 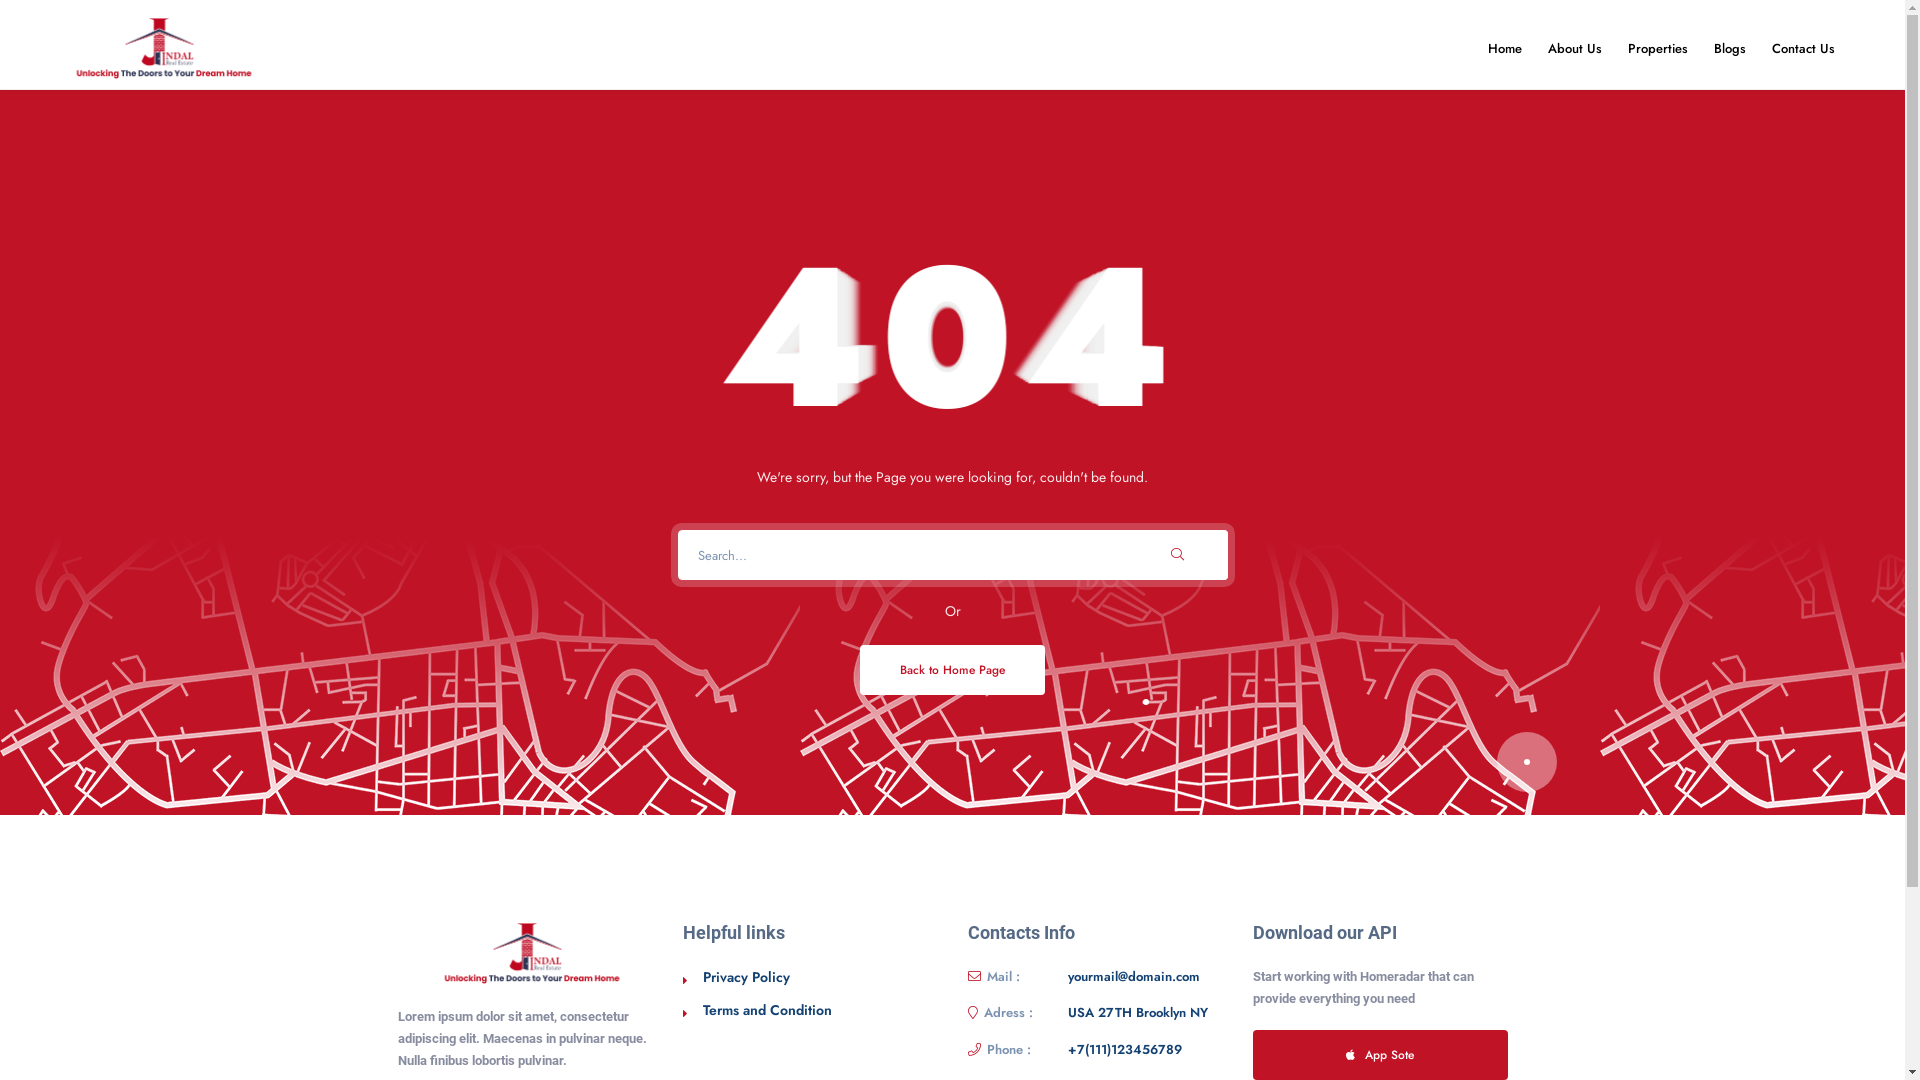 I want to click on 'Contact Us', so click(x=1803, y=47).